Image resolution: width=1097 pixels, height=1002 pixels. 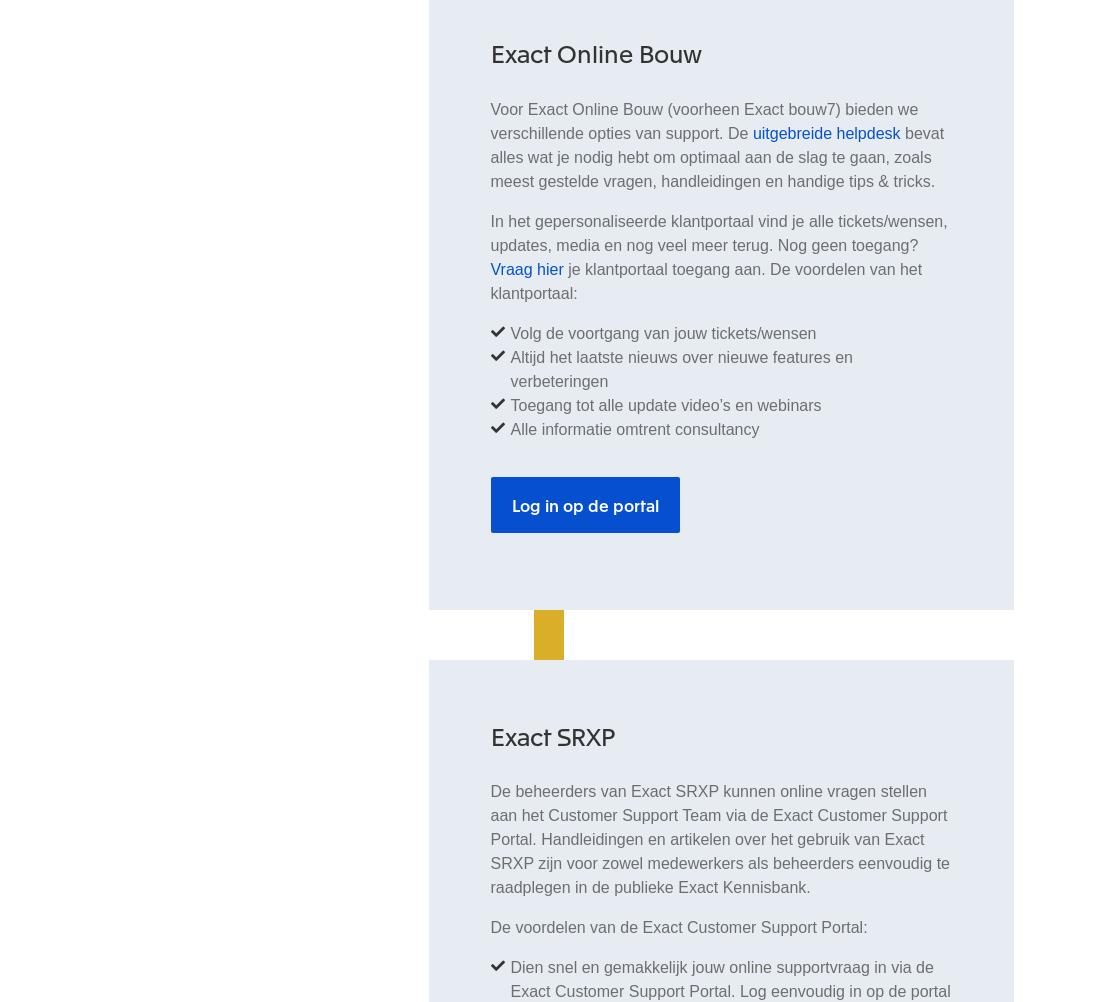 What do you see at coordinates (718, 839) in the screenshot?
I see `'De beheerders van Exact SRXP kunnen online vragen stellen aan het Customer Support Team via de Exact Customer Support Portal. Handleidingen en artikelen over het gebruik van Exact SRXP zijn voor zowel medewerkers als beheerders eenvoudig te raadplegen in de publieke Exact Kennisbank.'` at bounding box center [718, 839].